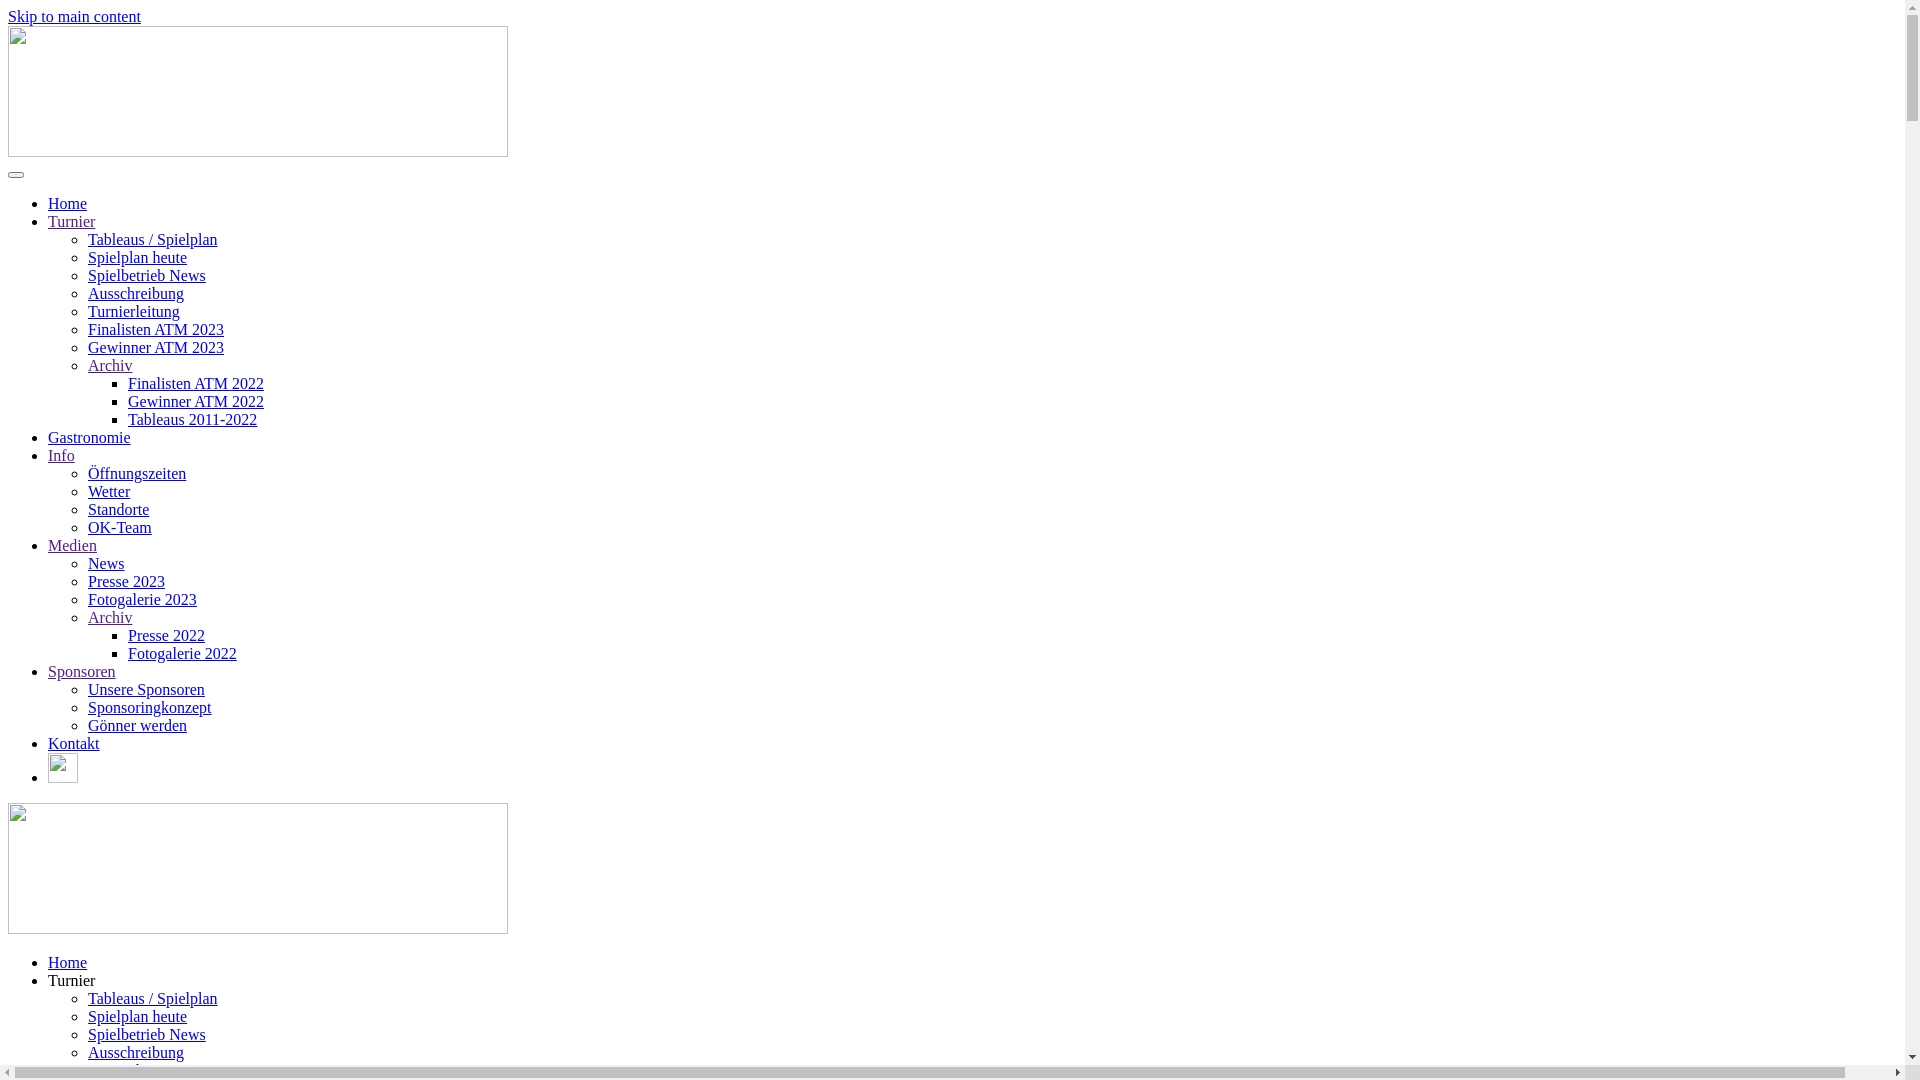  I want to click on 'Archiv', so click(109, 365).